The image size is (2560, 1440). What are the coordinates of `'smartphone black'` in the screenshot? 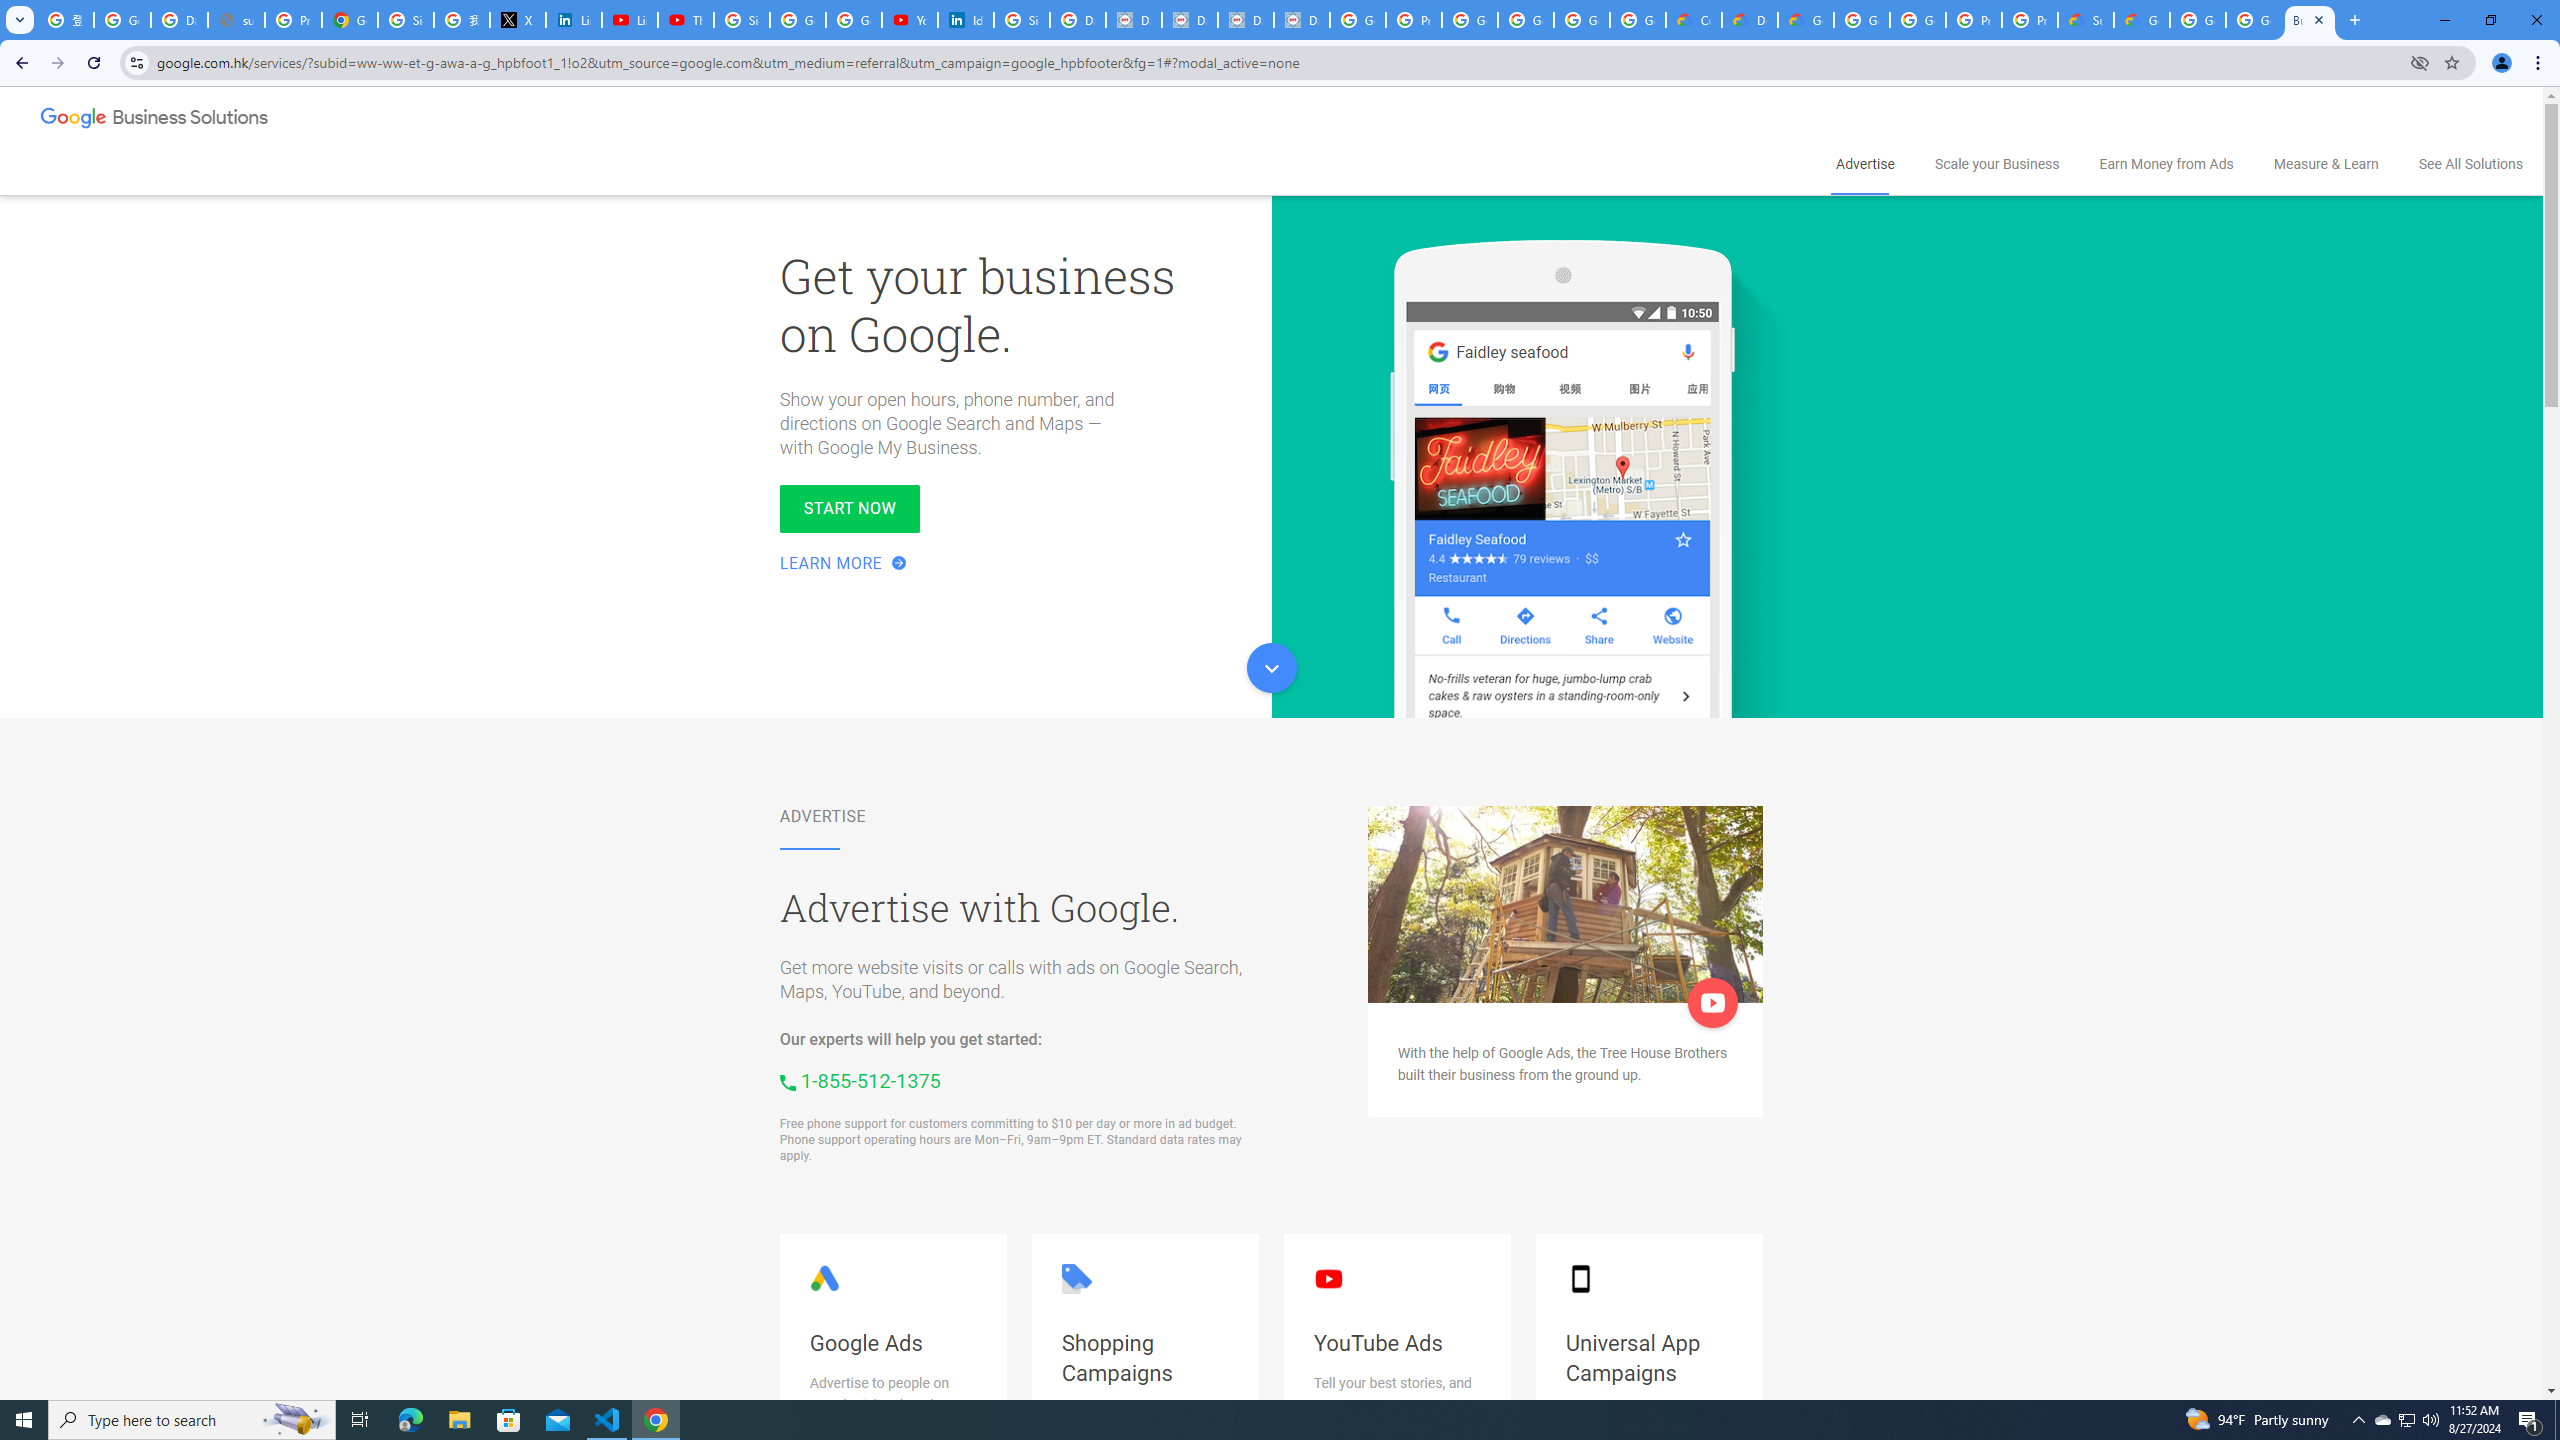 It's located at (1578, 1279).